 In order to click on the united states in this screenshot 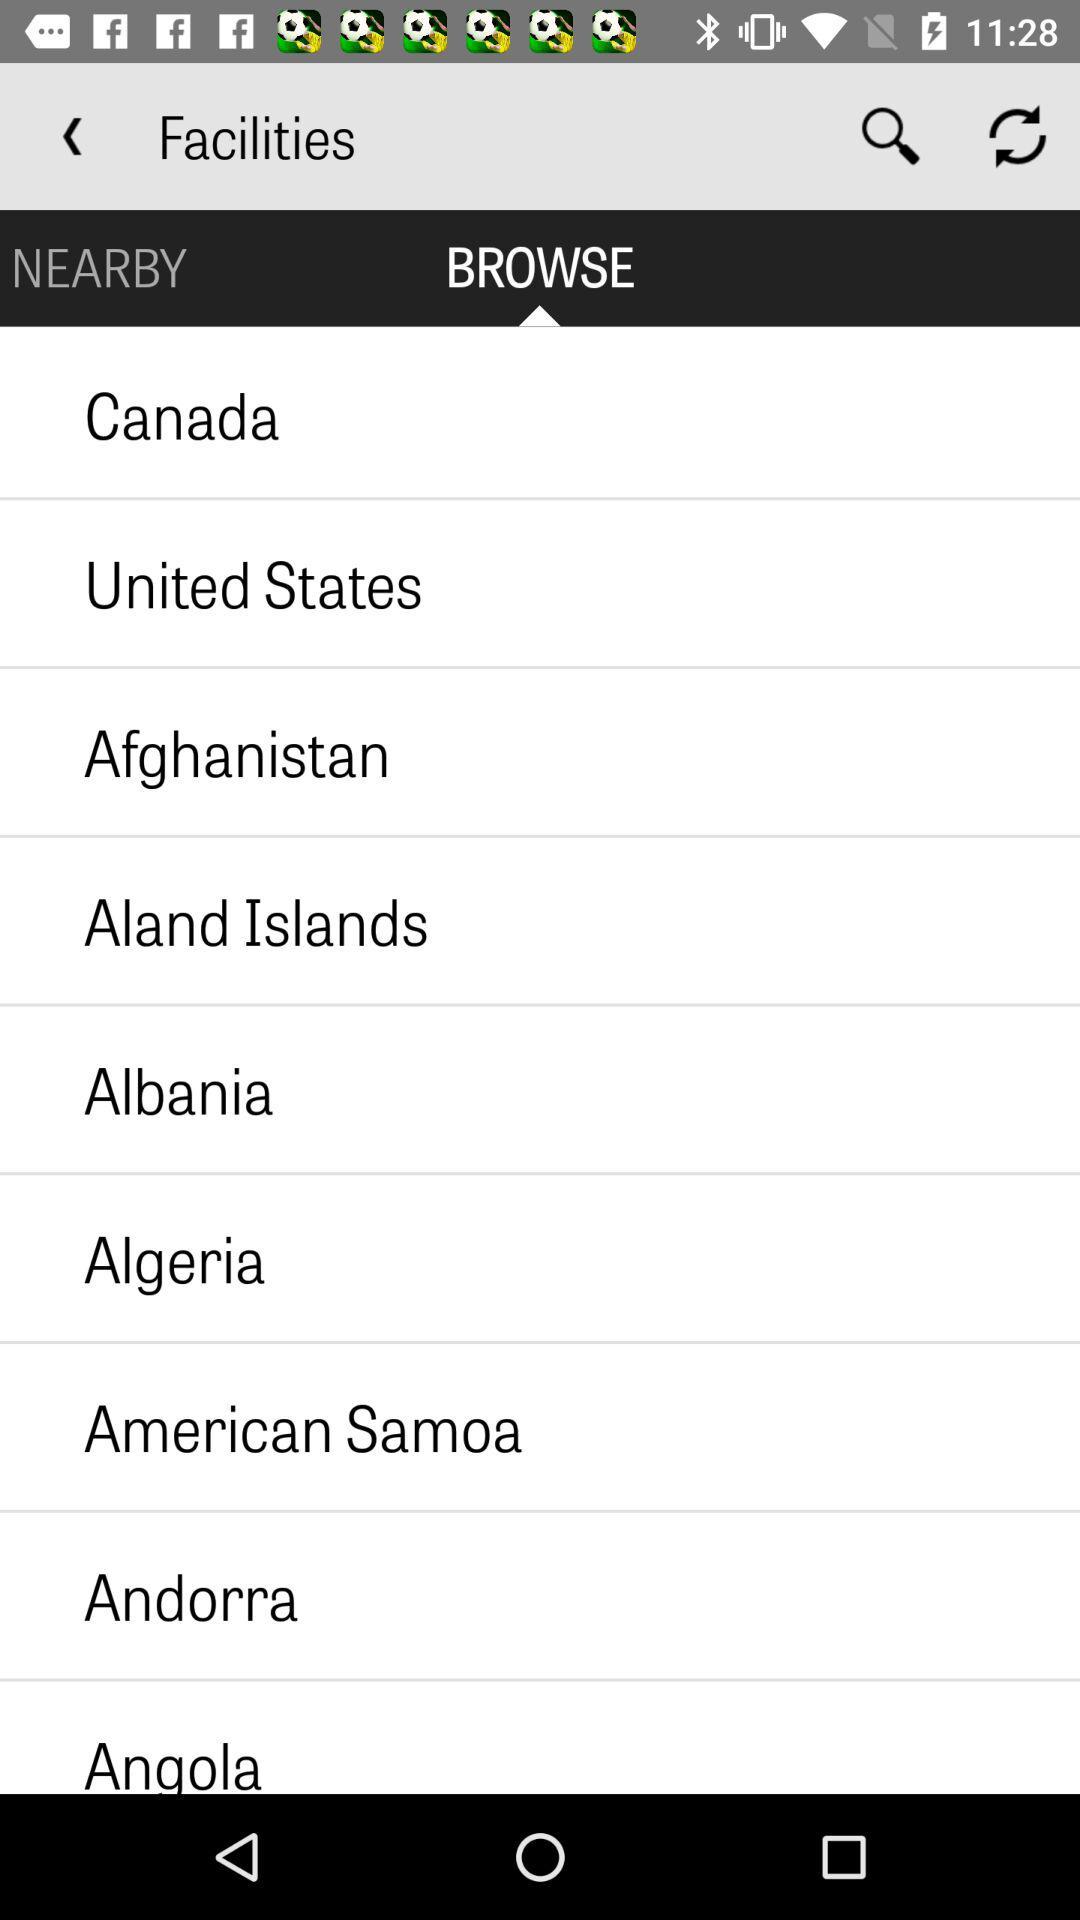, I will do `click(211, 582)`.